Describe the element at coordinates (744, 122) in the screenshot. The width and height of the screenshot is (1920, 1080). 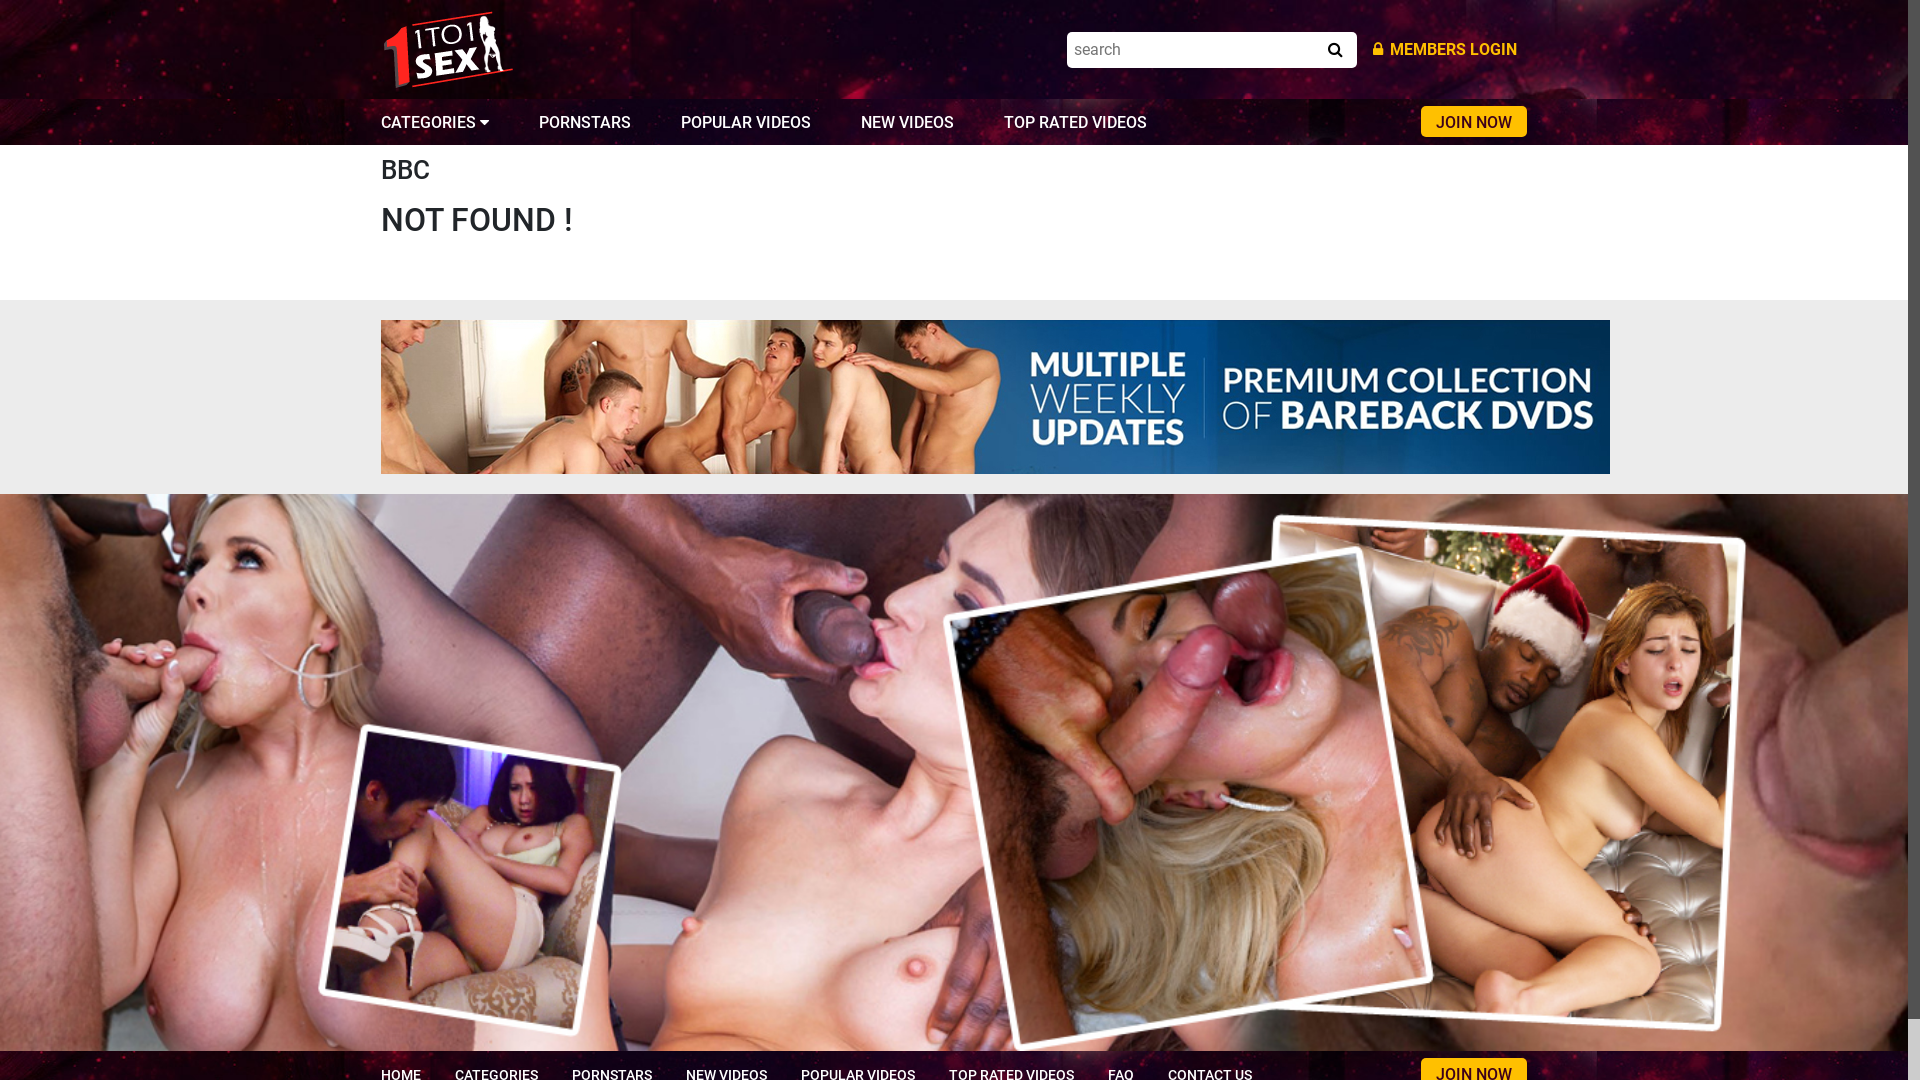
I see `'POPULAR VIDEOS'` at that location.